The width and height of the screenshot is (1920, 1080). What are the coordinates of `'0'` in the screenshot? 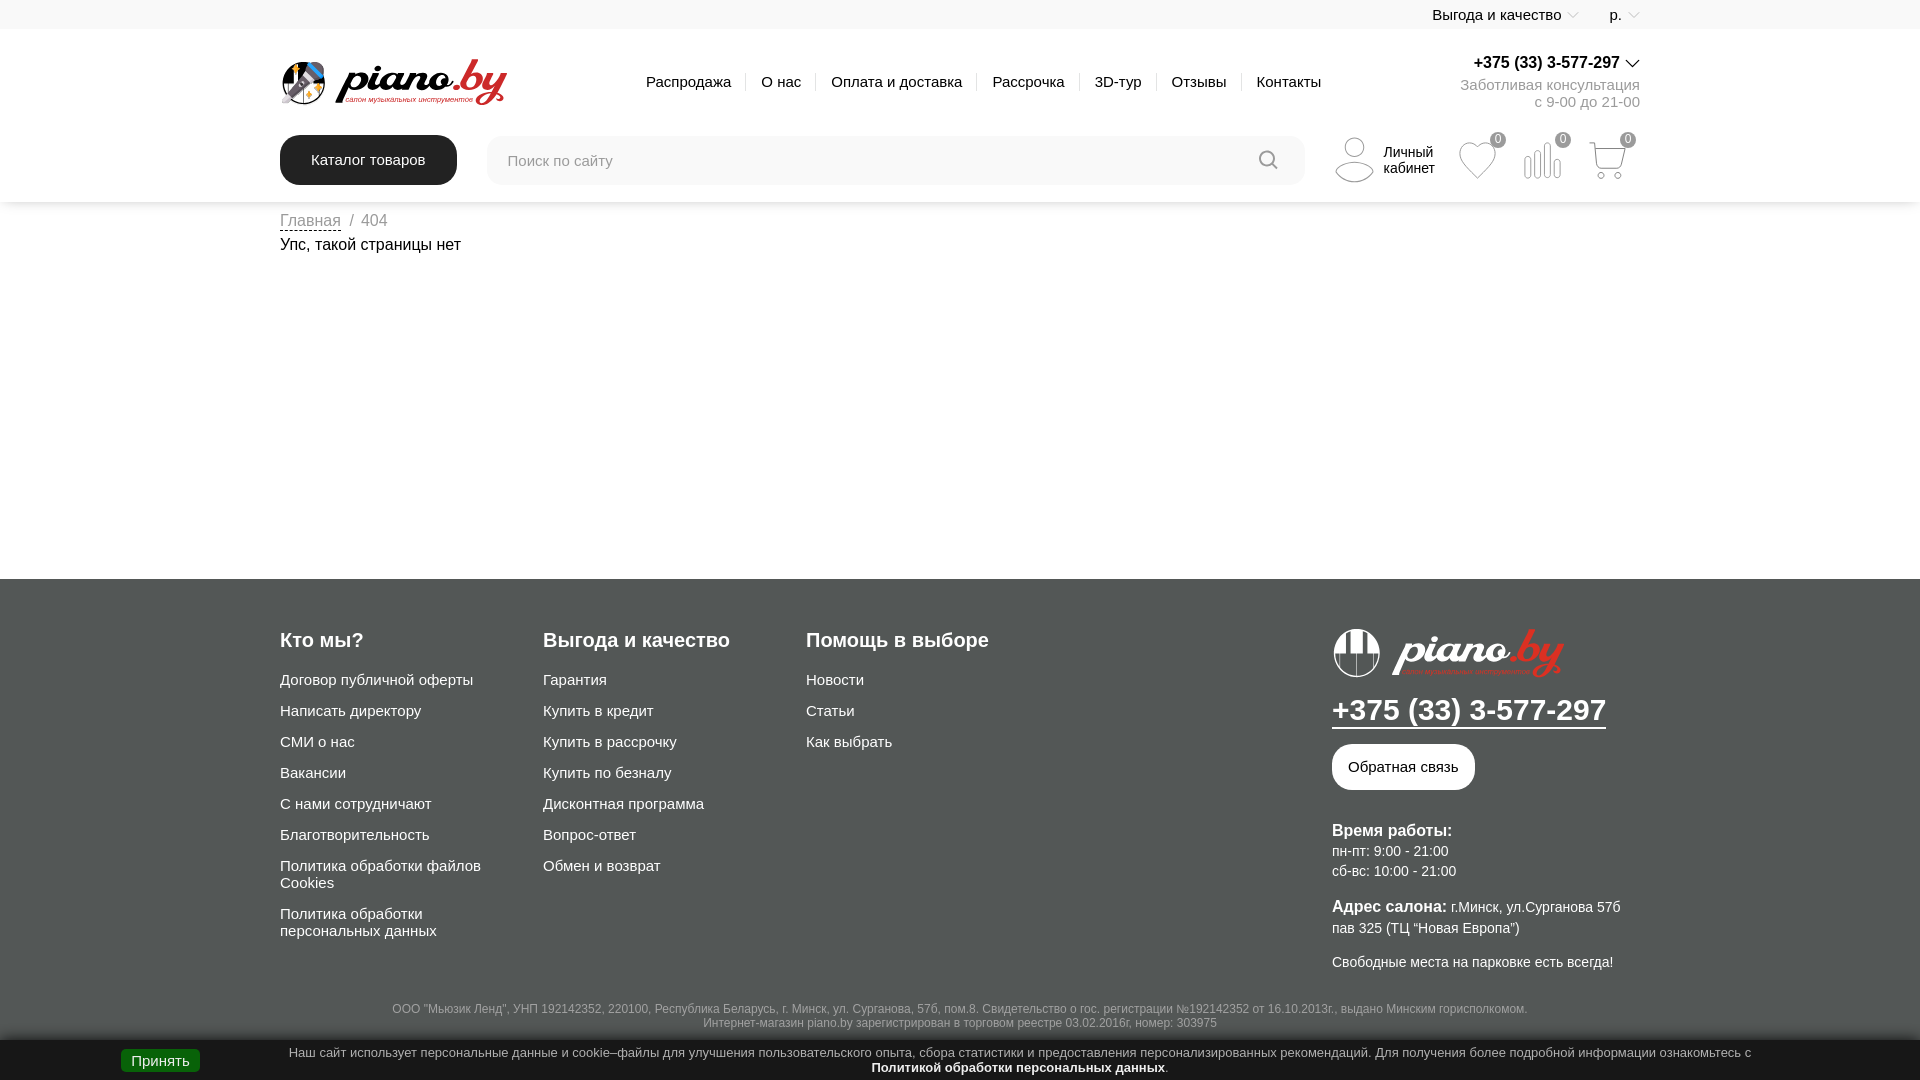 It's located at (1541, 159).